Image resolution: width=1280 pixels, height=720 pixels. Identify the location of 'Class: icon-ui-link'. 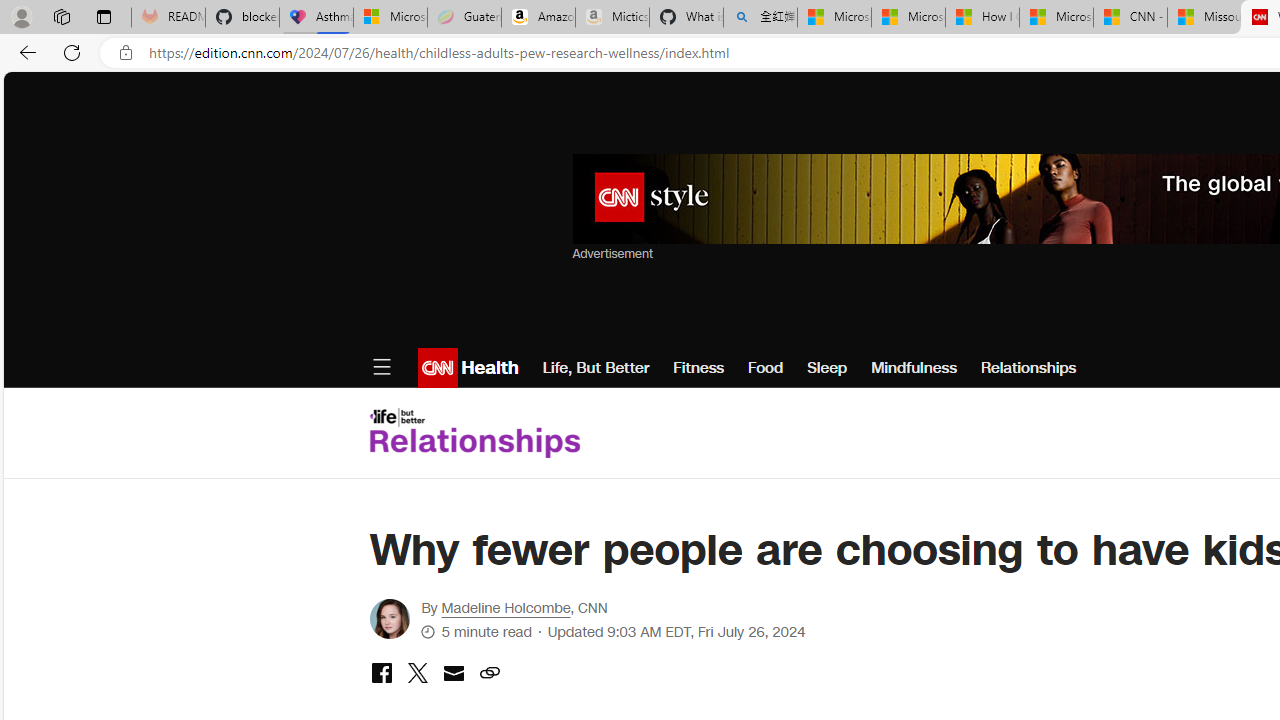
(489, 672).